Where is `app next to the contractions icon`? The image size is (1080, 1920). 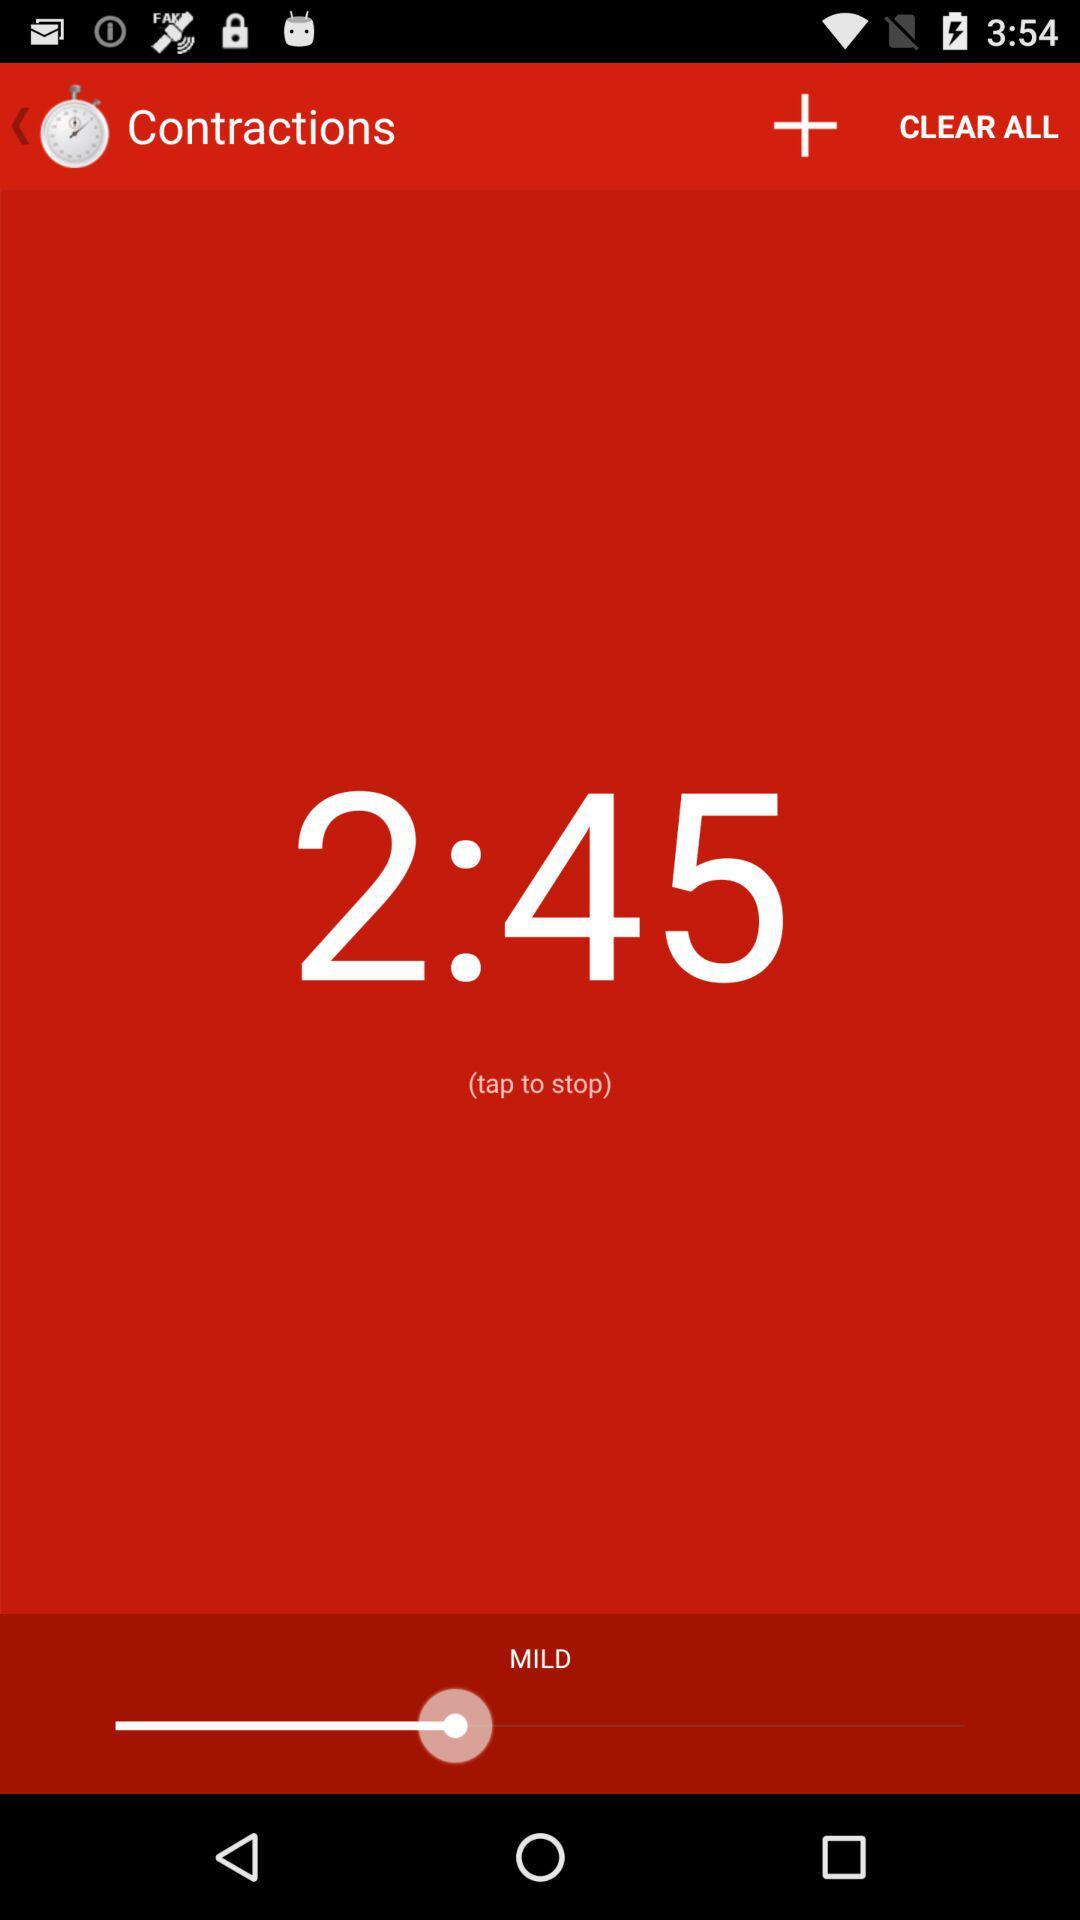
app next to the contractions icon is located at coordinates (803, 124).